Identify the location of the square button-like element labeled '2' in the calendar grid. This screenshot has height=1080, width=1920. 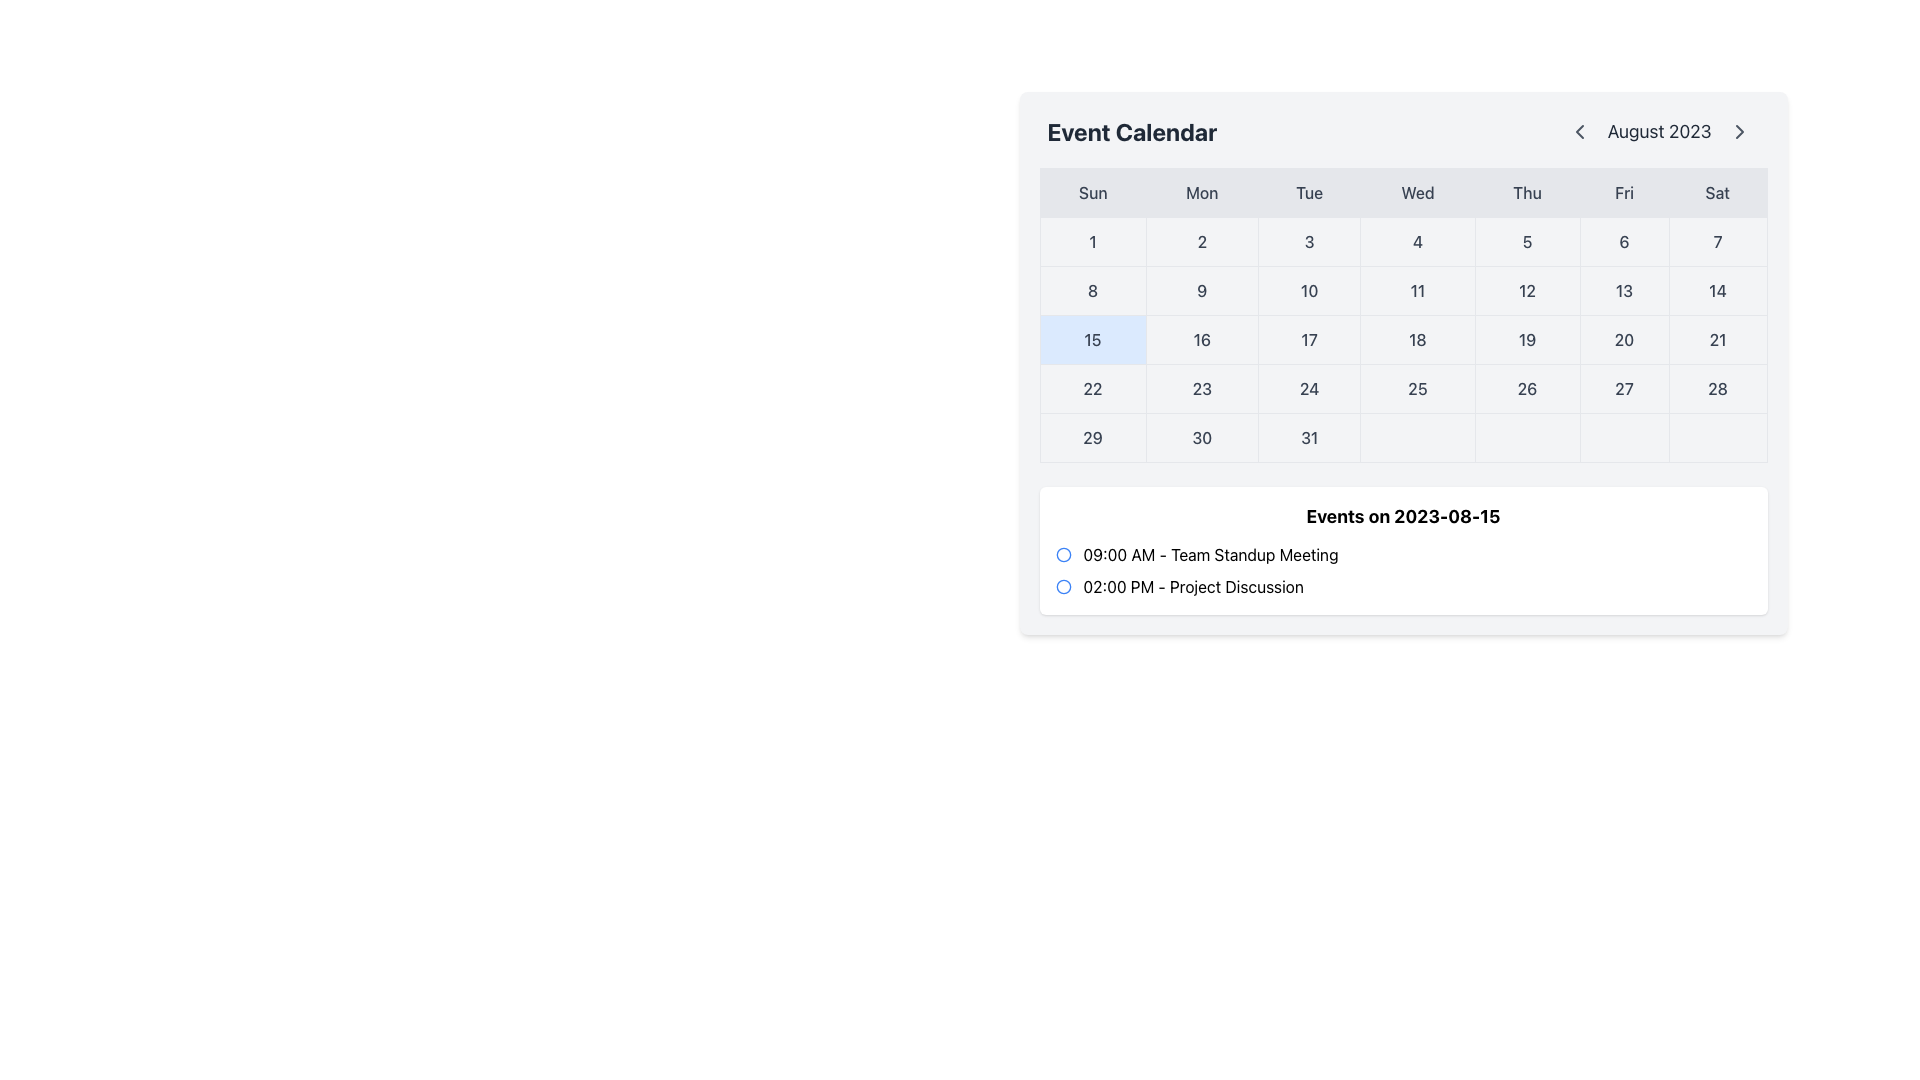
(1201, 241).